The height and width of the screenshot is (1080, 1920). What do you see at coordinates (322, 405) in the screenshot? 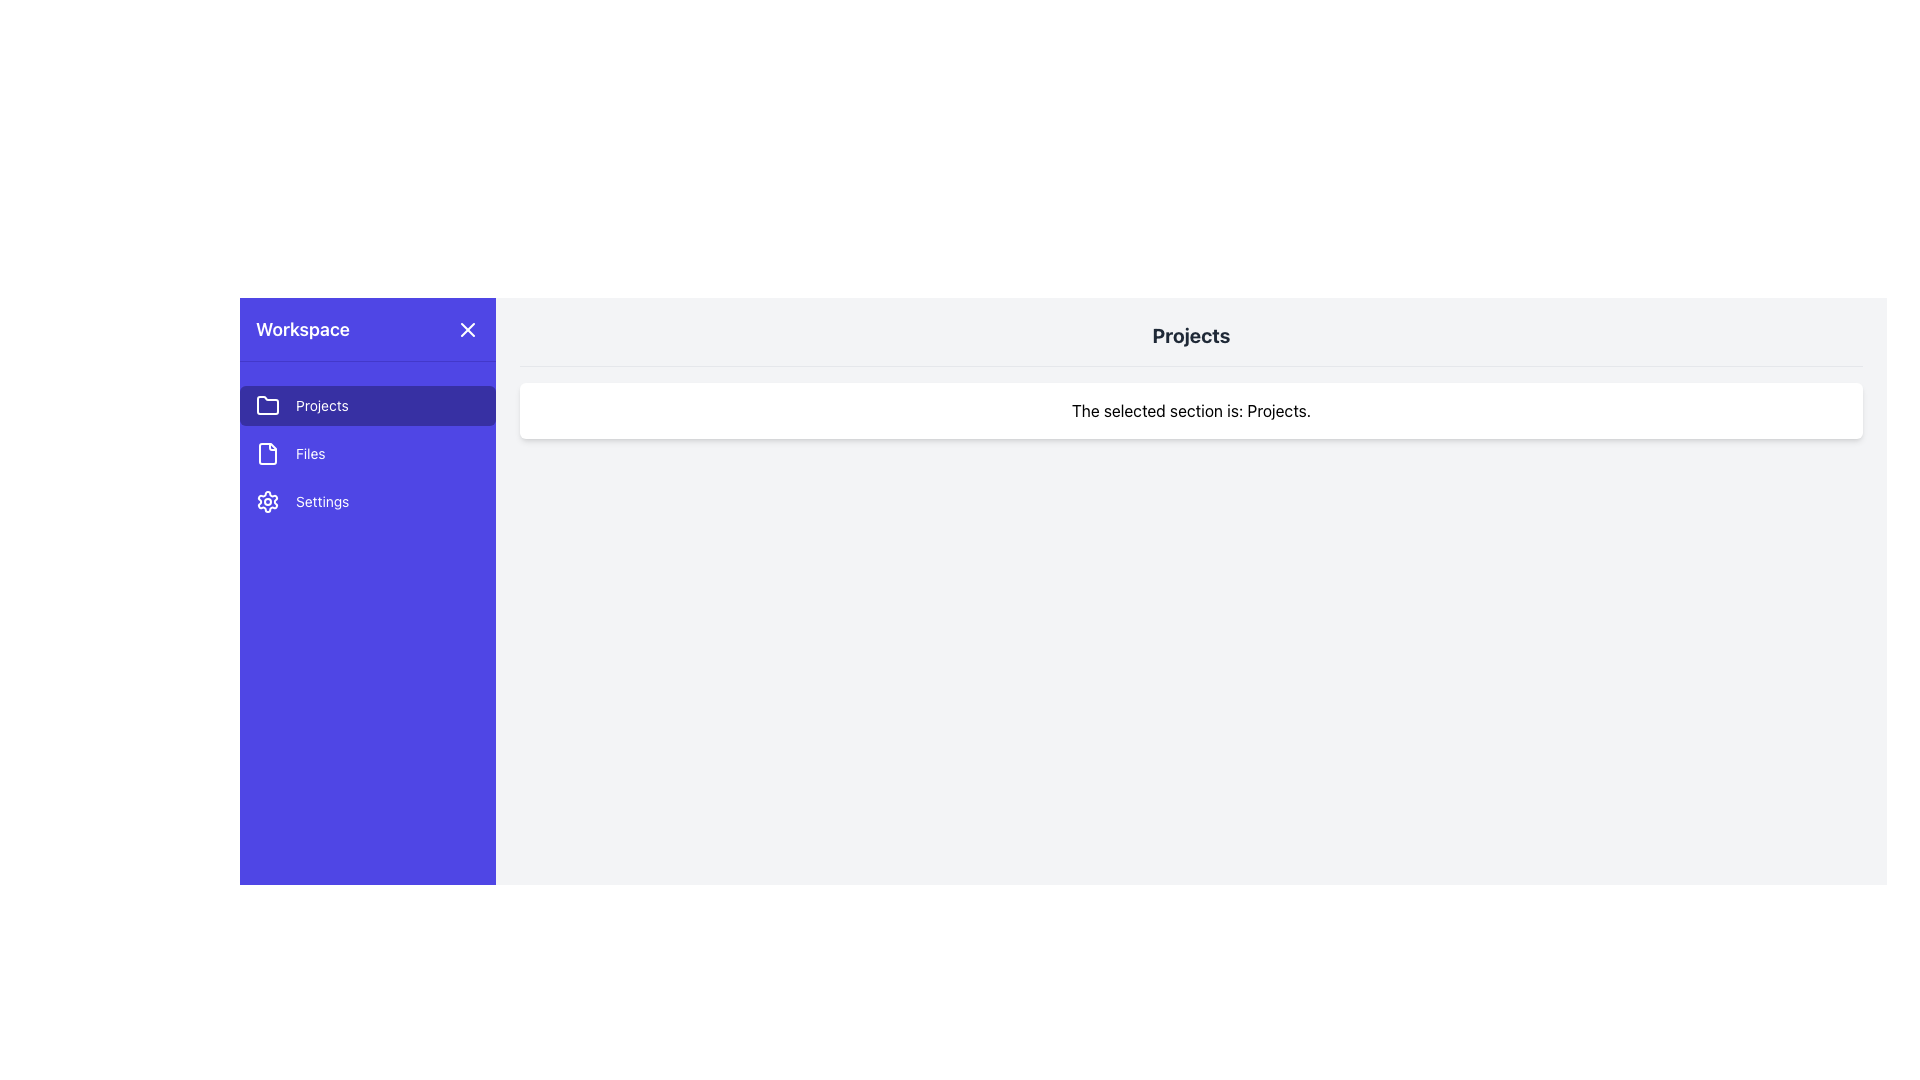
I see `the 'Projects' label in the vertical side navigation bar, which is next to the folder icon and part of the navigation links including 'Files' and 'Settings'` at bounding box center [322, 405].